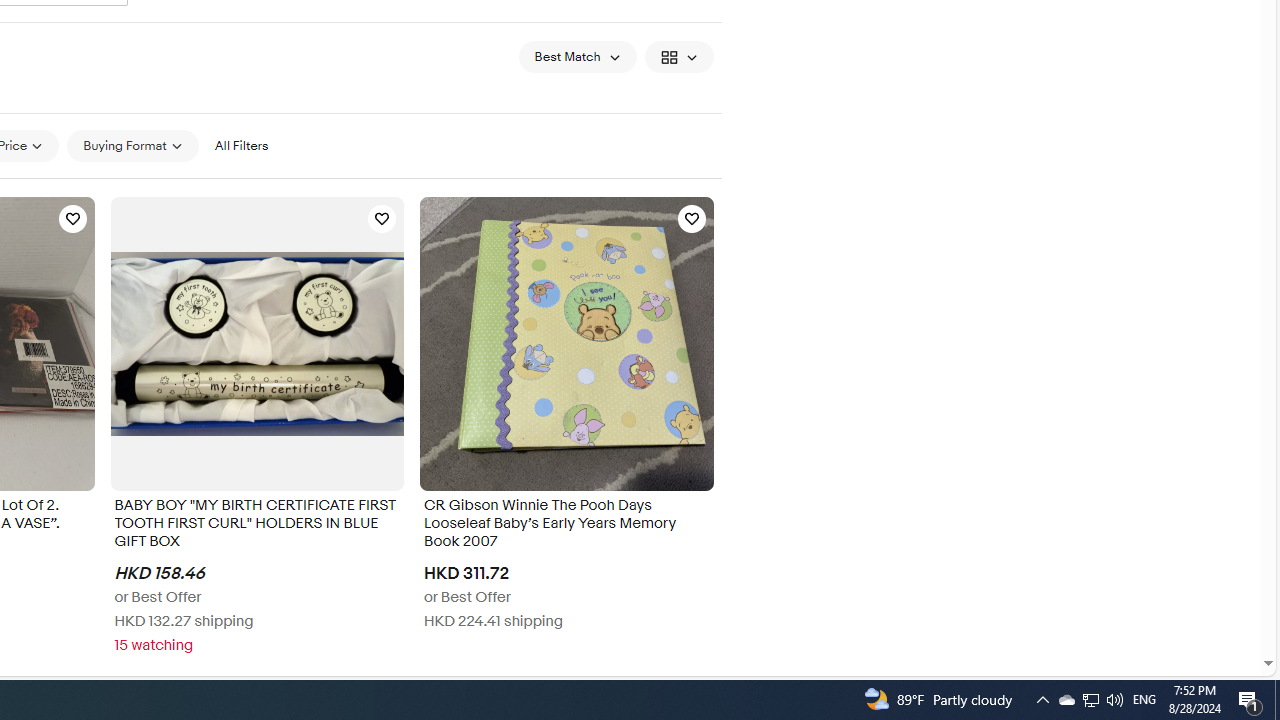 This screenshot has width=1280, height=720. I want to click on 'Buying Format', so click(131, 144).